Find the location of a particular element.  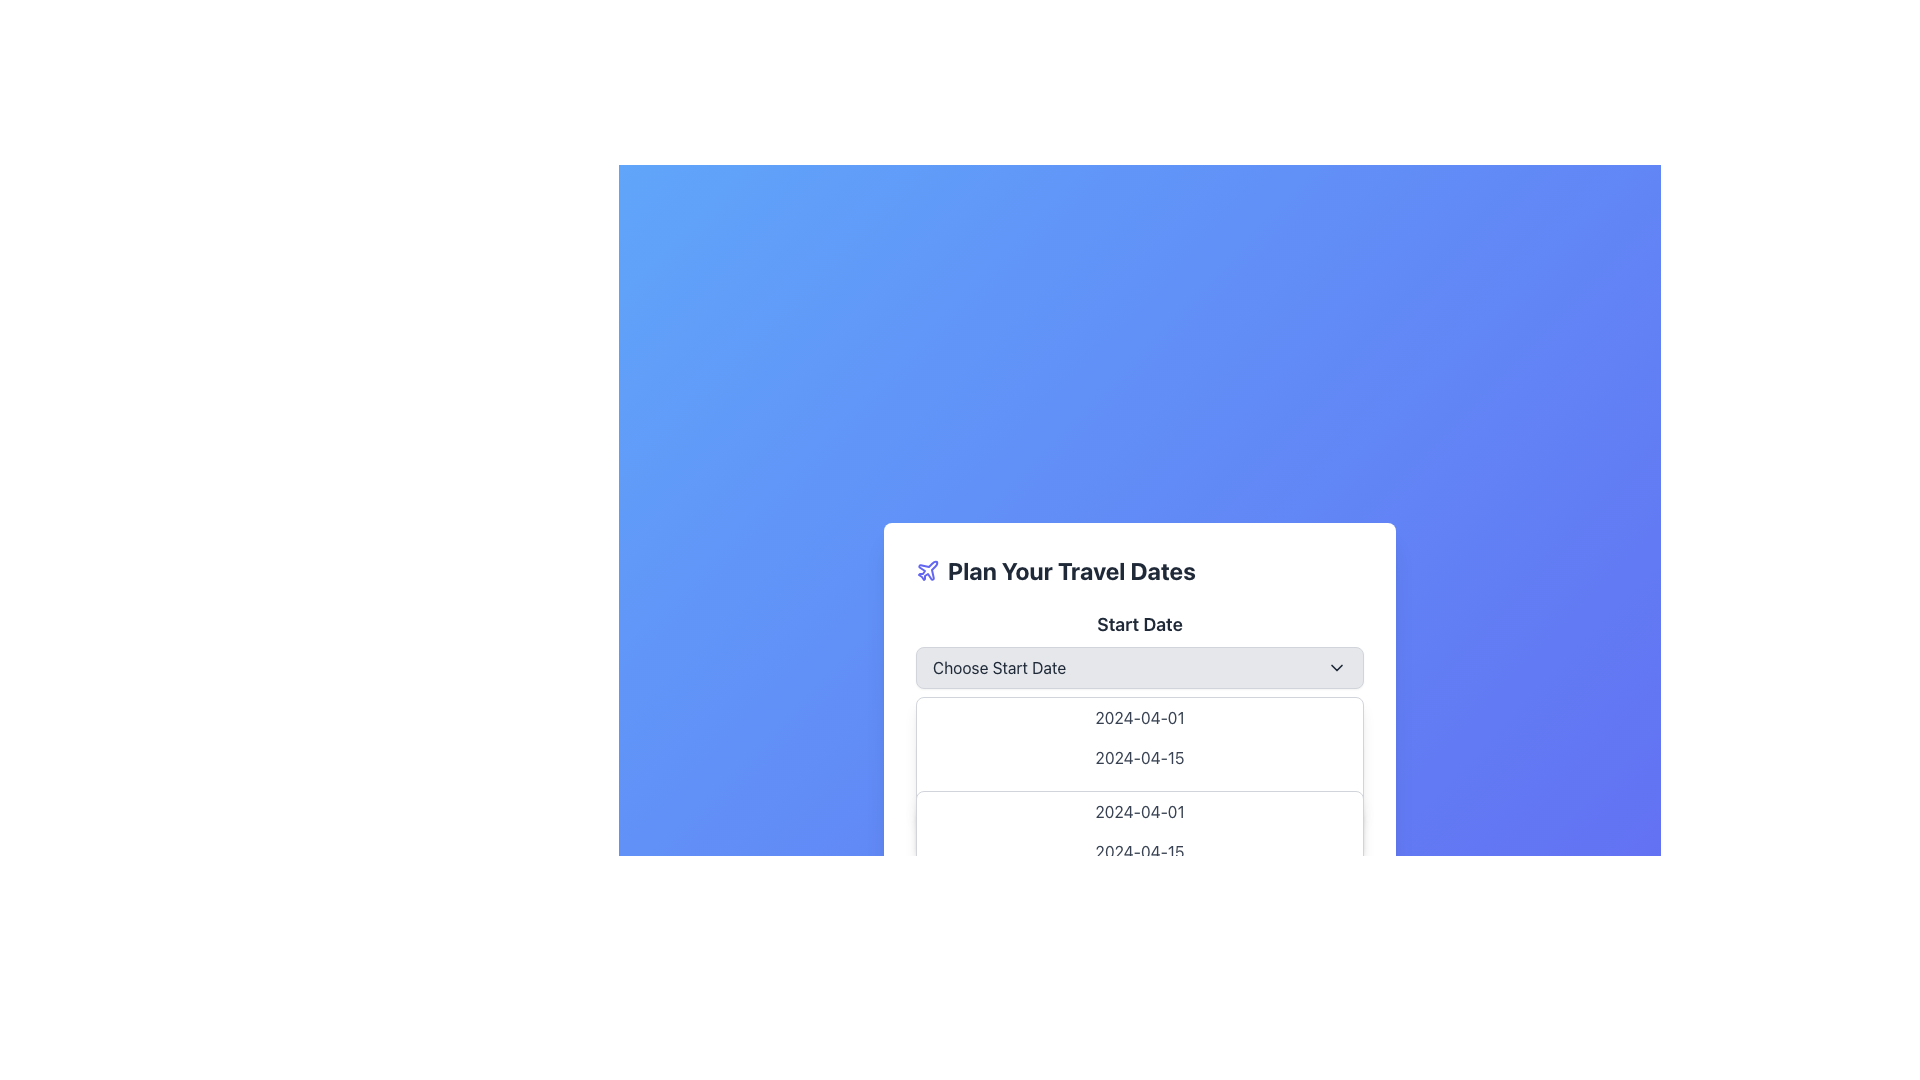

the Text Label with Icon displaying 'Plan Your Travel Dates', which includes a plane icon to the left, positioned at the top of the travel planning options panel is located at coordinates (1140, 570).